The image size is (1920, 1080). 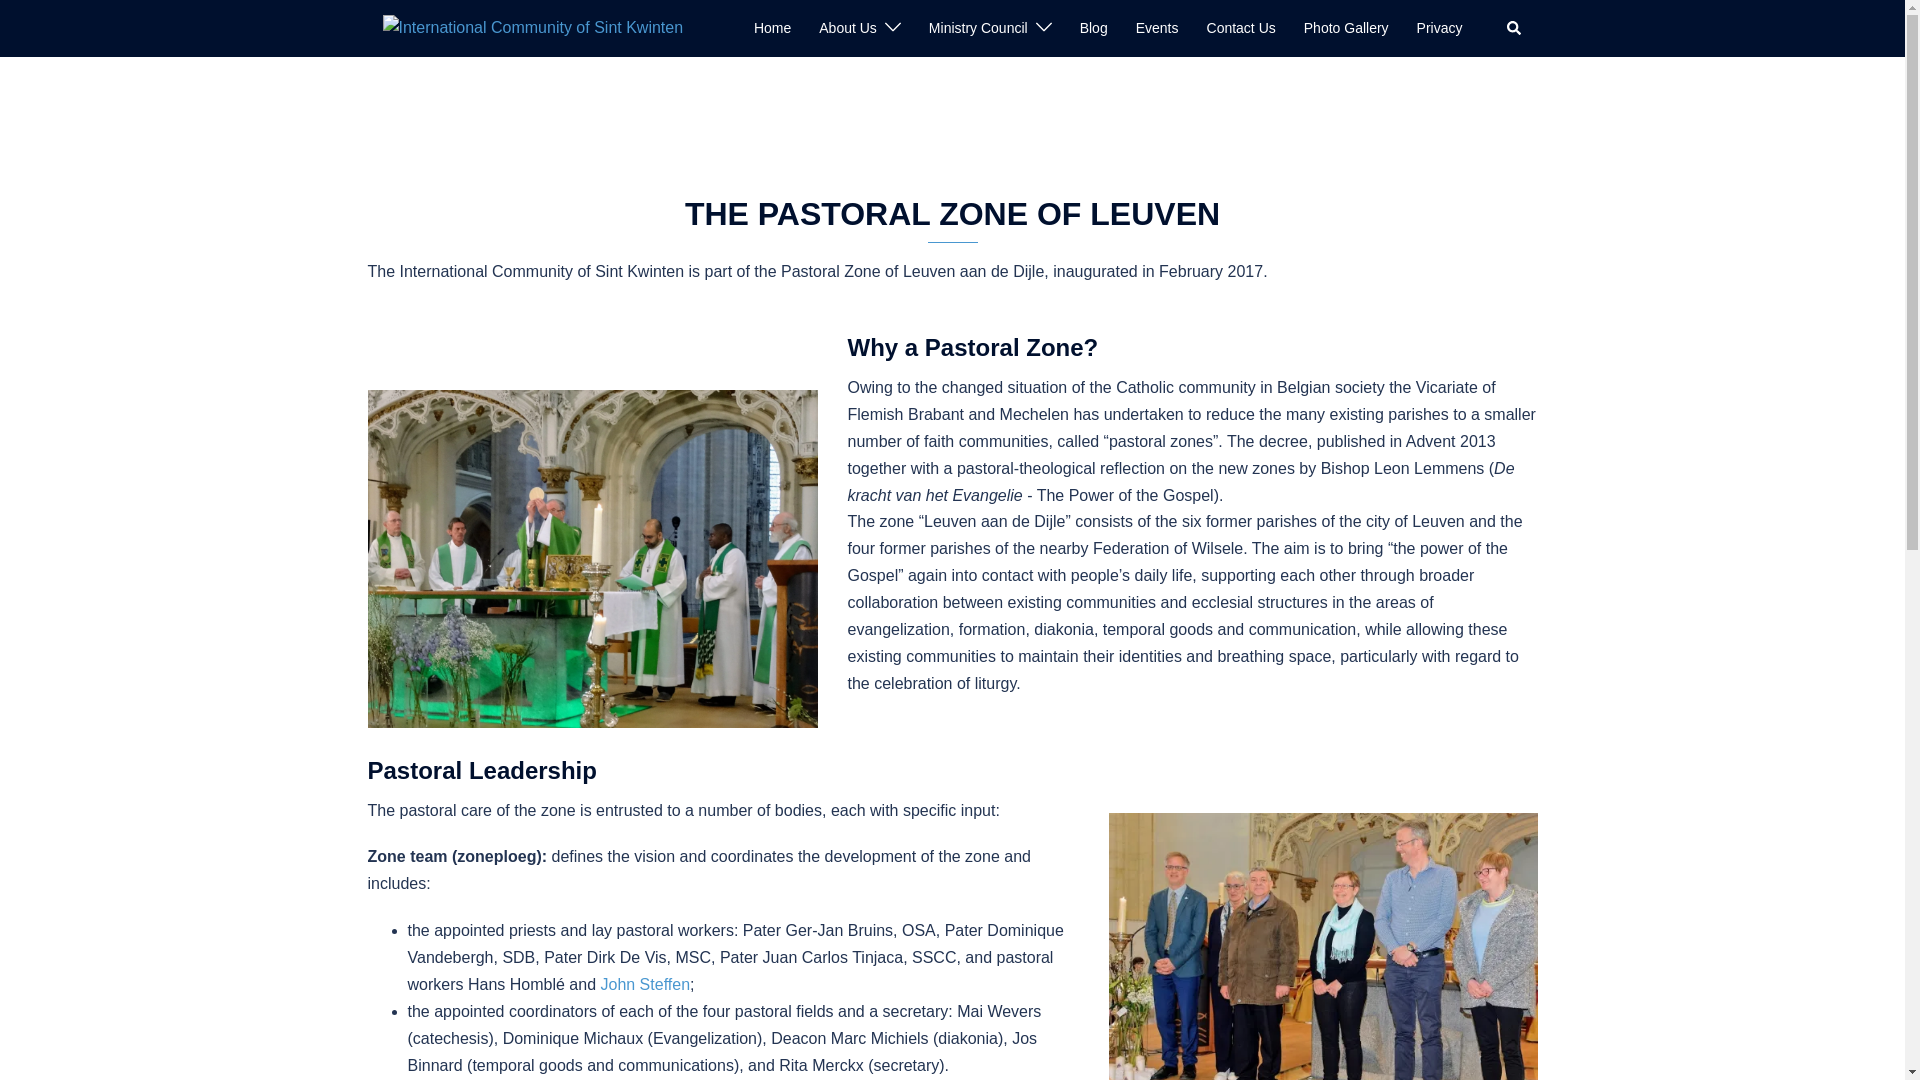 What do you see at coordinates (1093, 29) in the screenshot?
I see `'Blog'` at bounding box center [1093, 29].